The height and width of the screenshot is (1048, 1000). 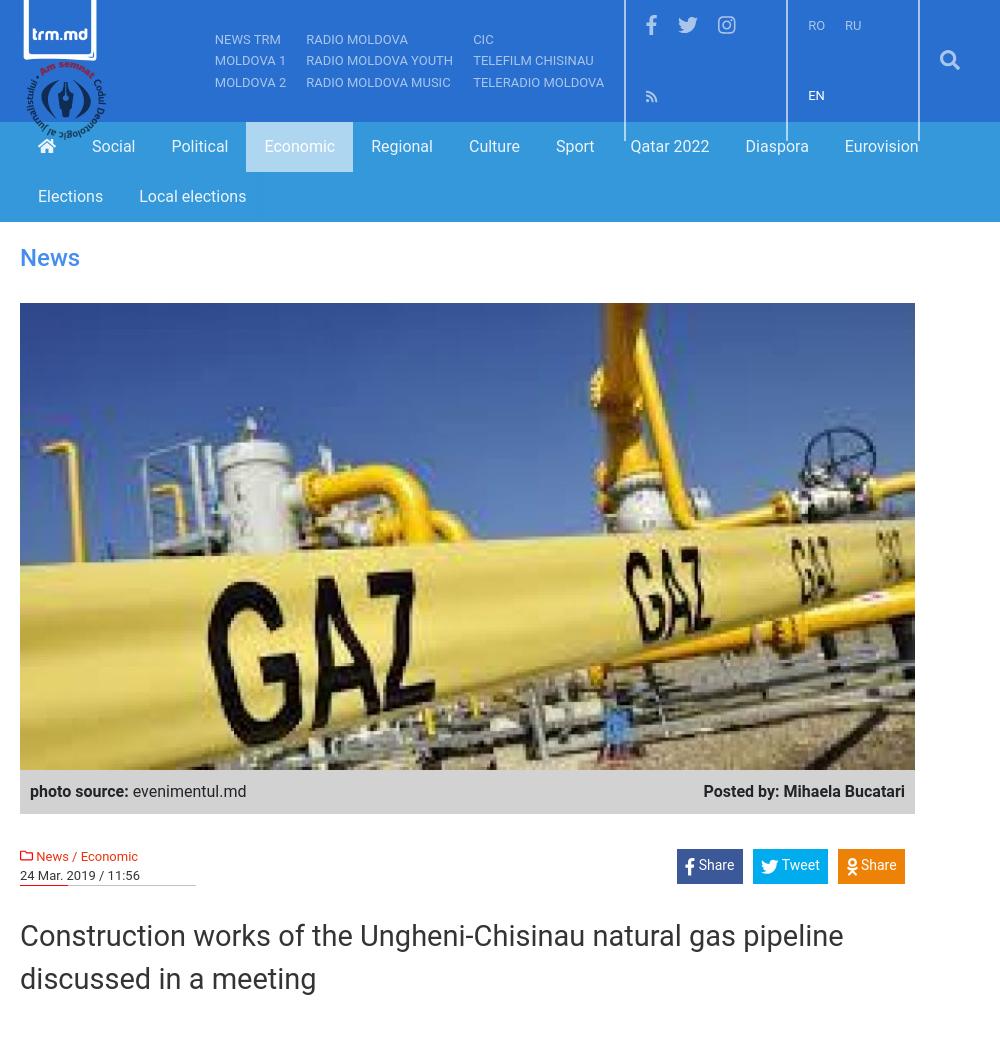 What do you see at coordinates (379, 60) in the screenshot?
I see `'Radio Moldova Youth'` at bounding box center [379, 60].